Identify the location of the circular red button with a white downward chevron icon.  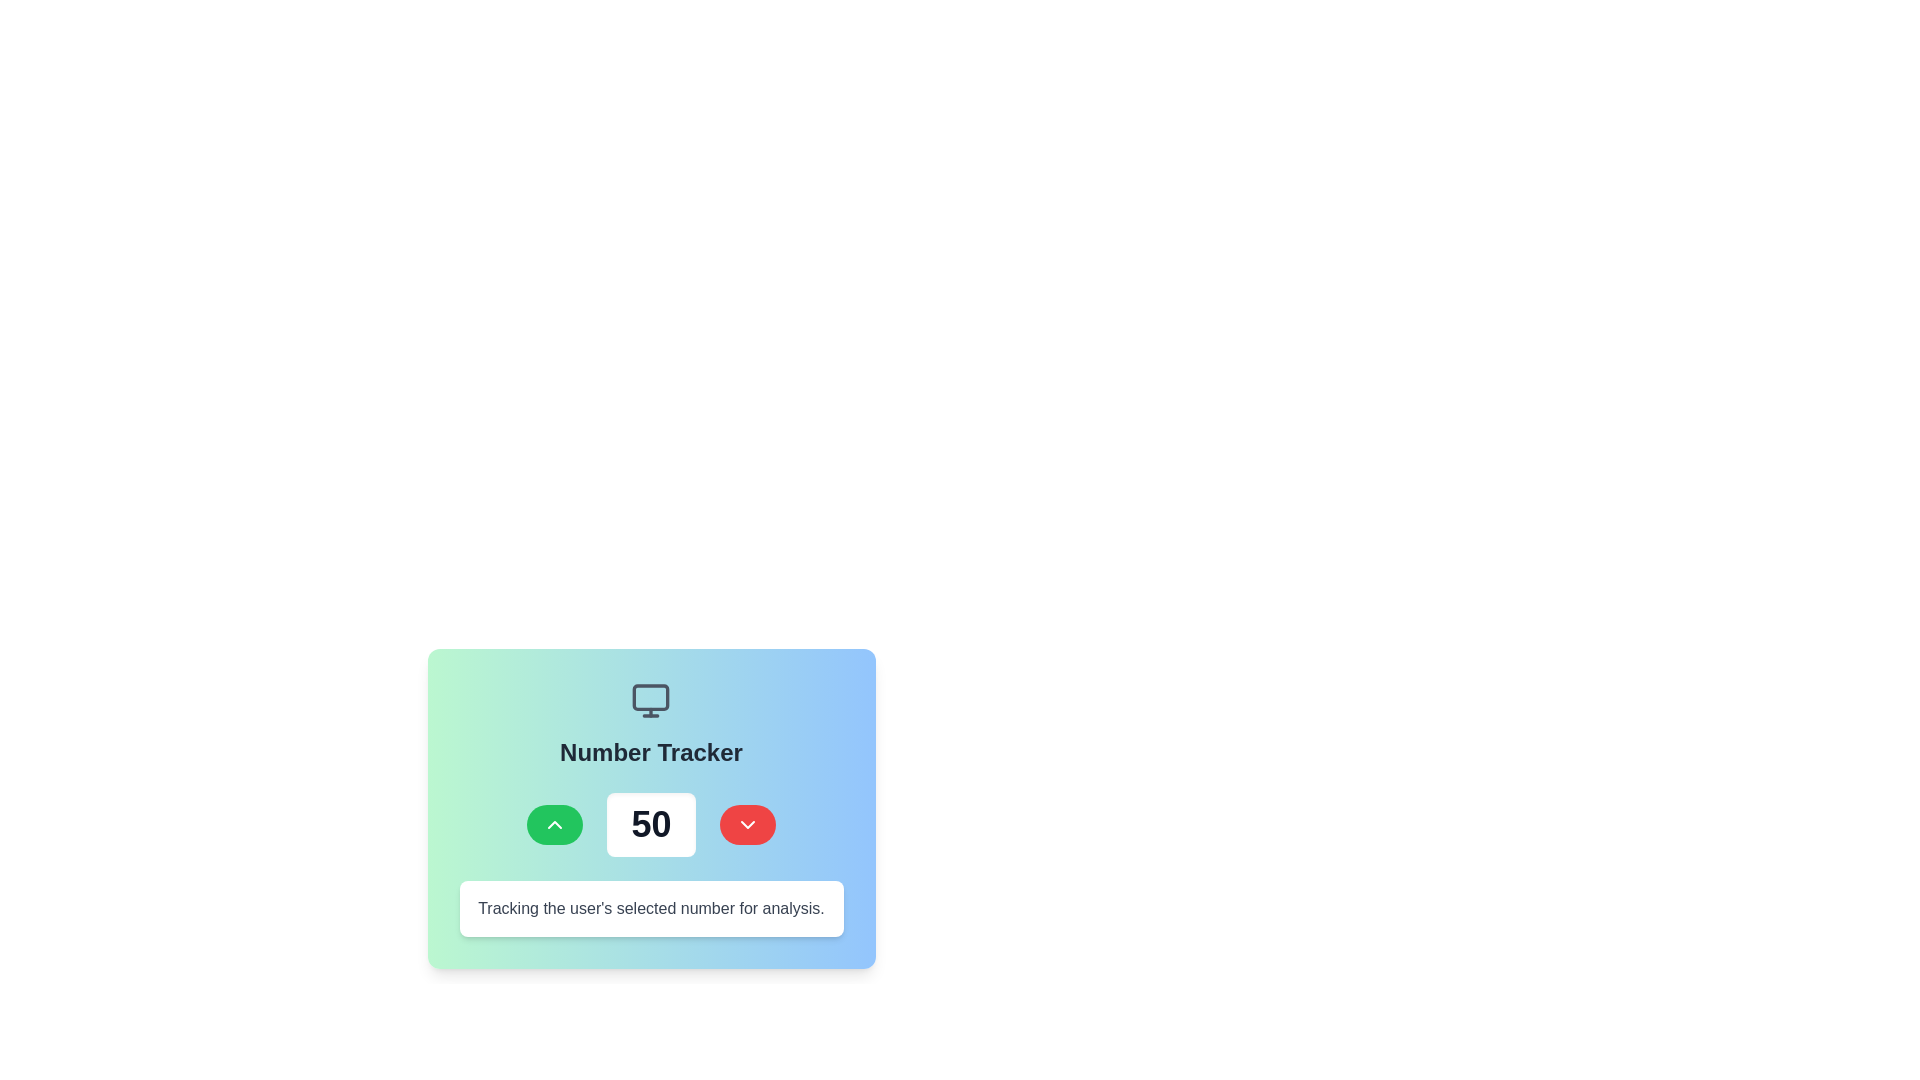
(746, 825).